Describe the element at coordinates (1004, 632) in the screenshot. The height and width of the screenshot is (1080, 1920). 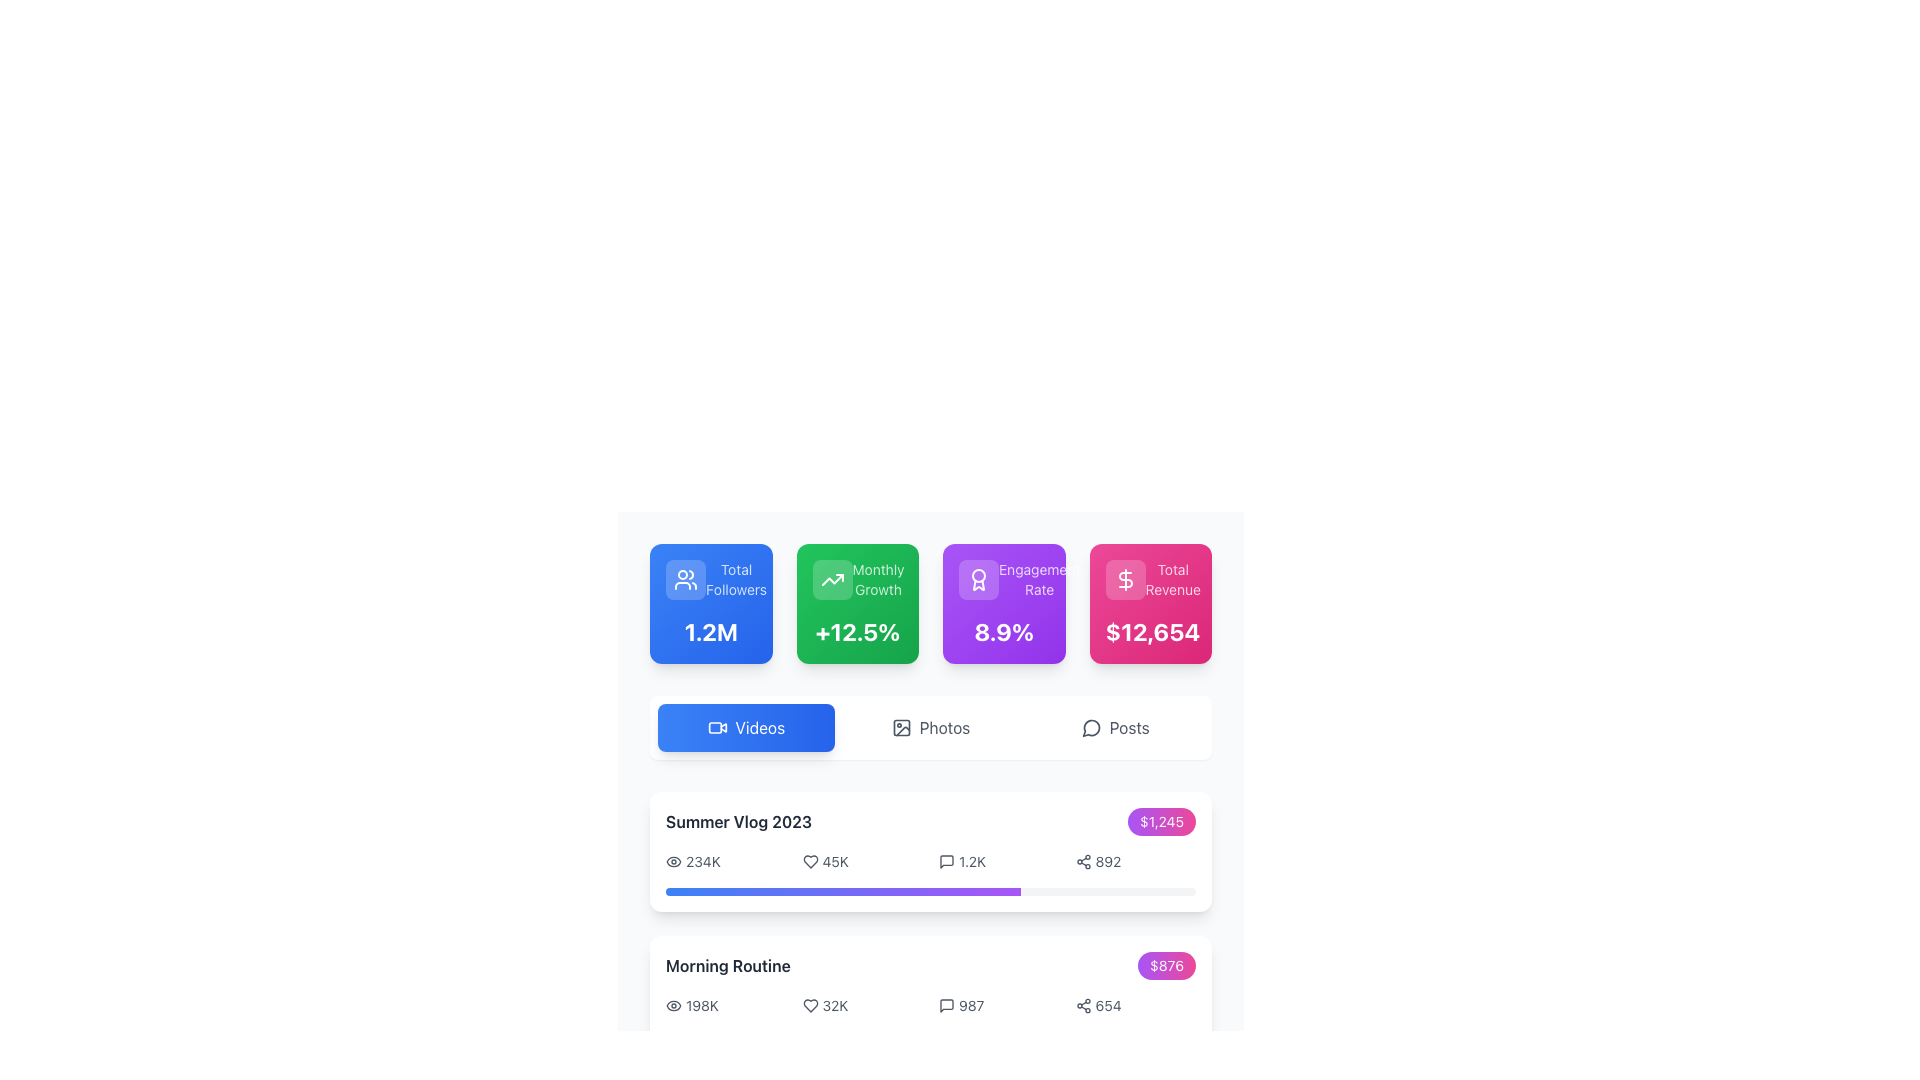
I see `the text display showing '8.9%' on the purple gradient background, which indicates the Engagement Rate metric` at that location.